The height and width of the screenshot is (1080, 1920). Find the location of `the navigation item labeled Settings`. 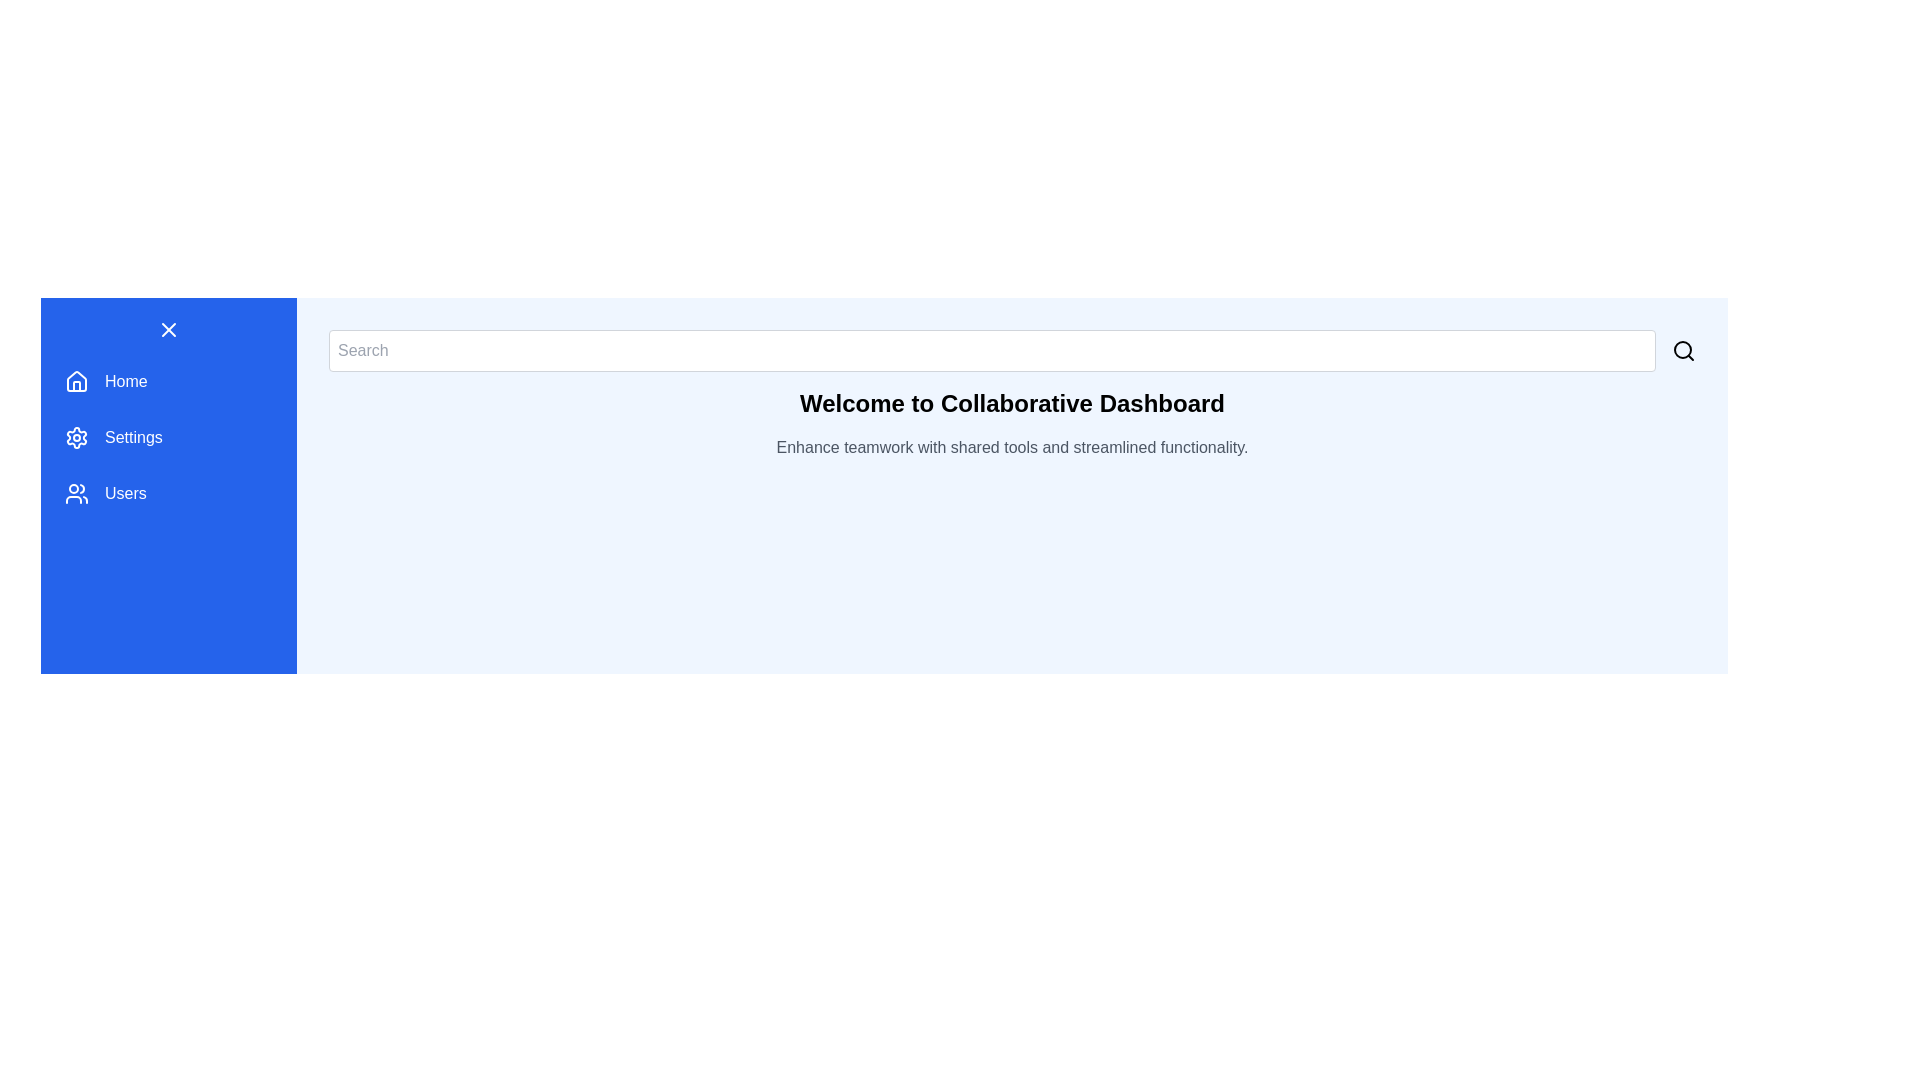

the navigation item labeled Settings is located at coordinates (168, 437).